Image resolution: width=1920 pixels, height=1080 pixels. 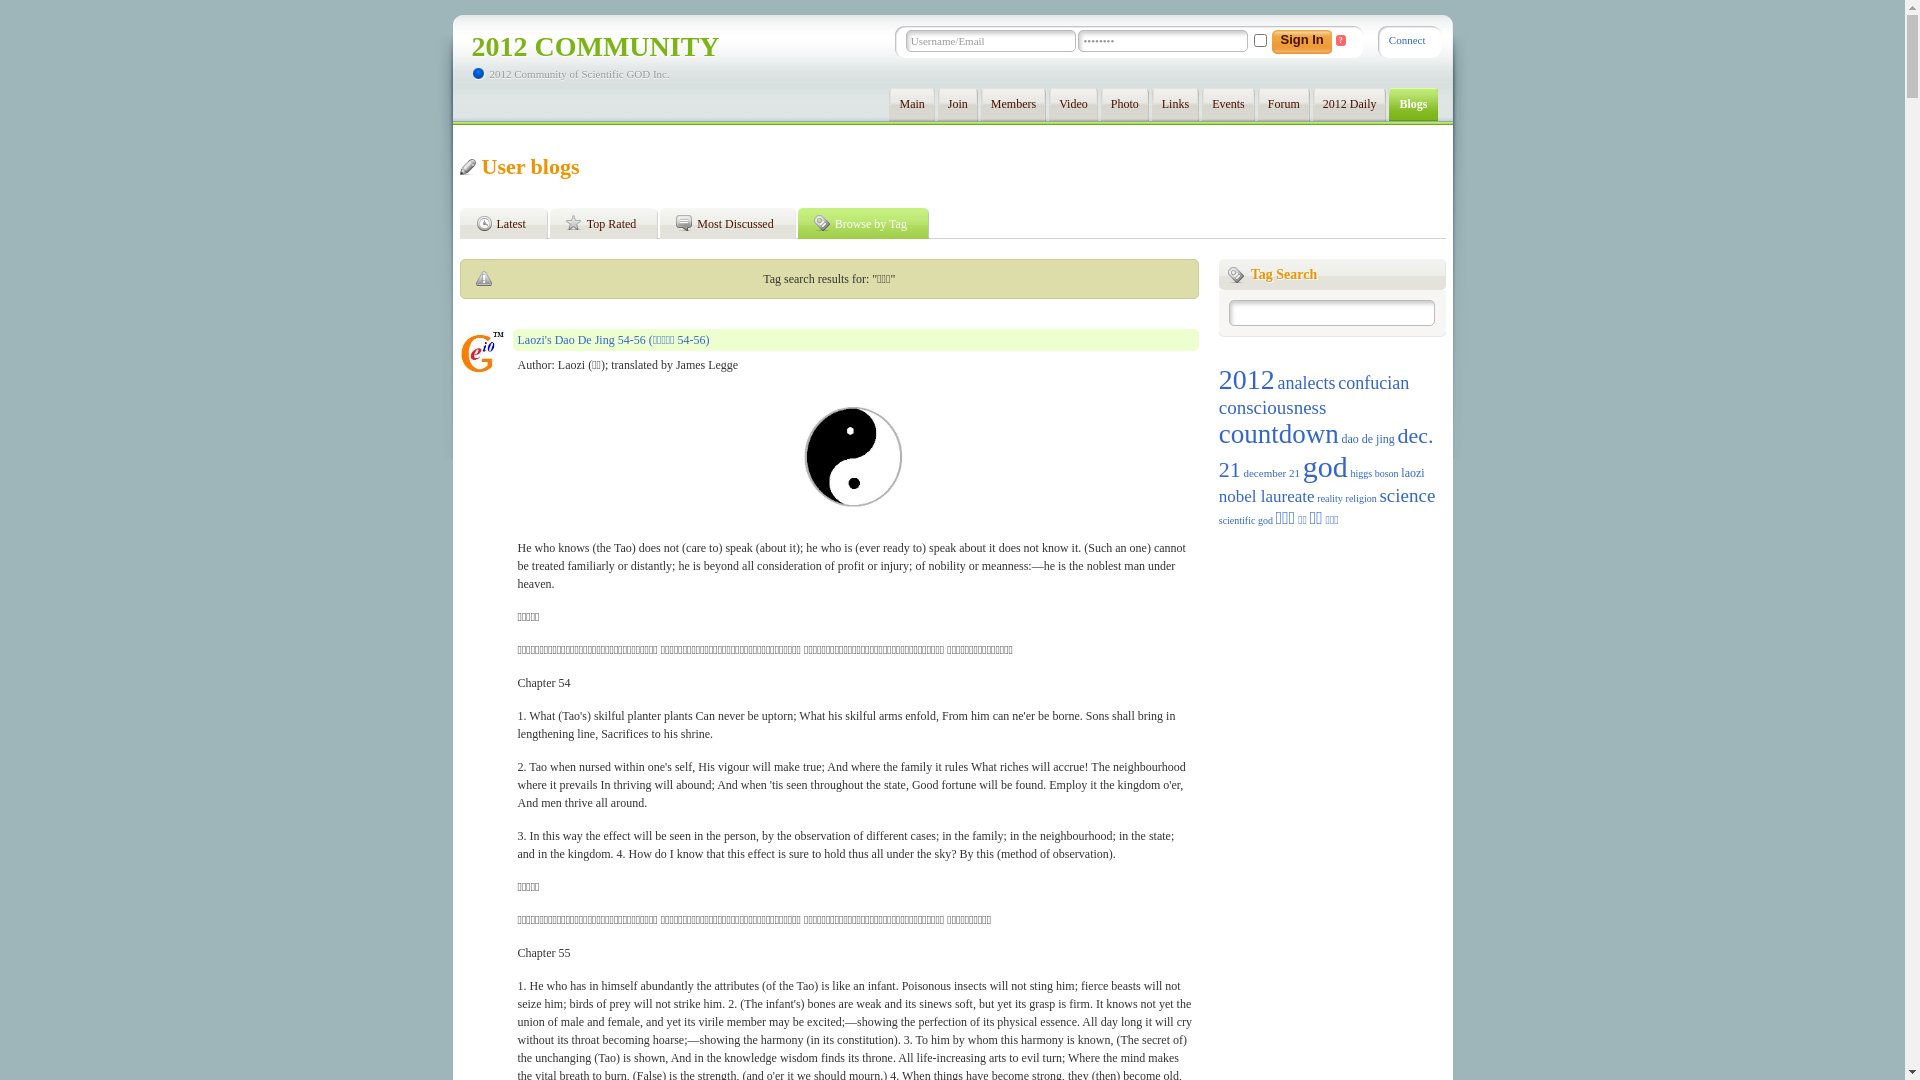 What do you see at coordinates (1326, 452) in the screenshot?
I see `'dec. 21'` at bounding box center [1326, 452].